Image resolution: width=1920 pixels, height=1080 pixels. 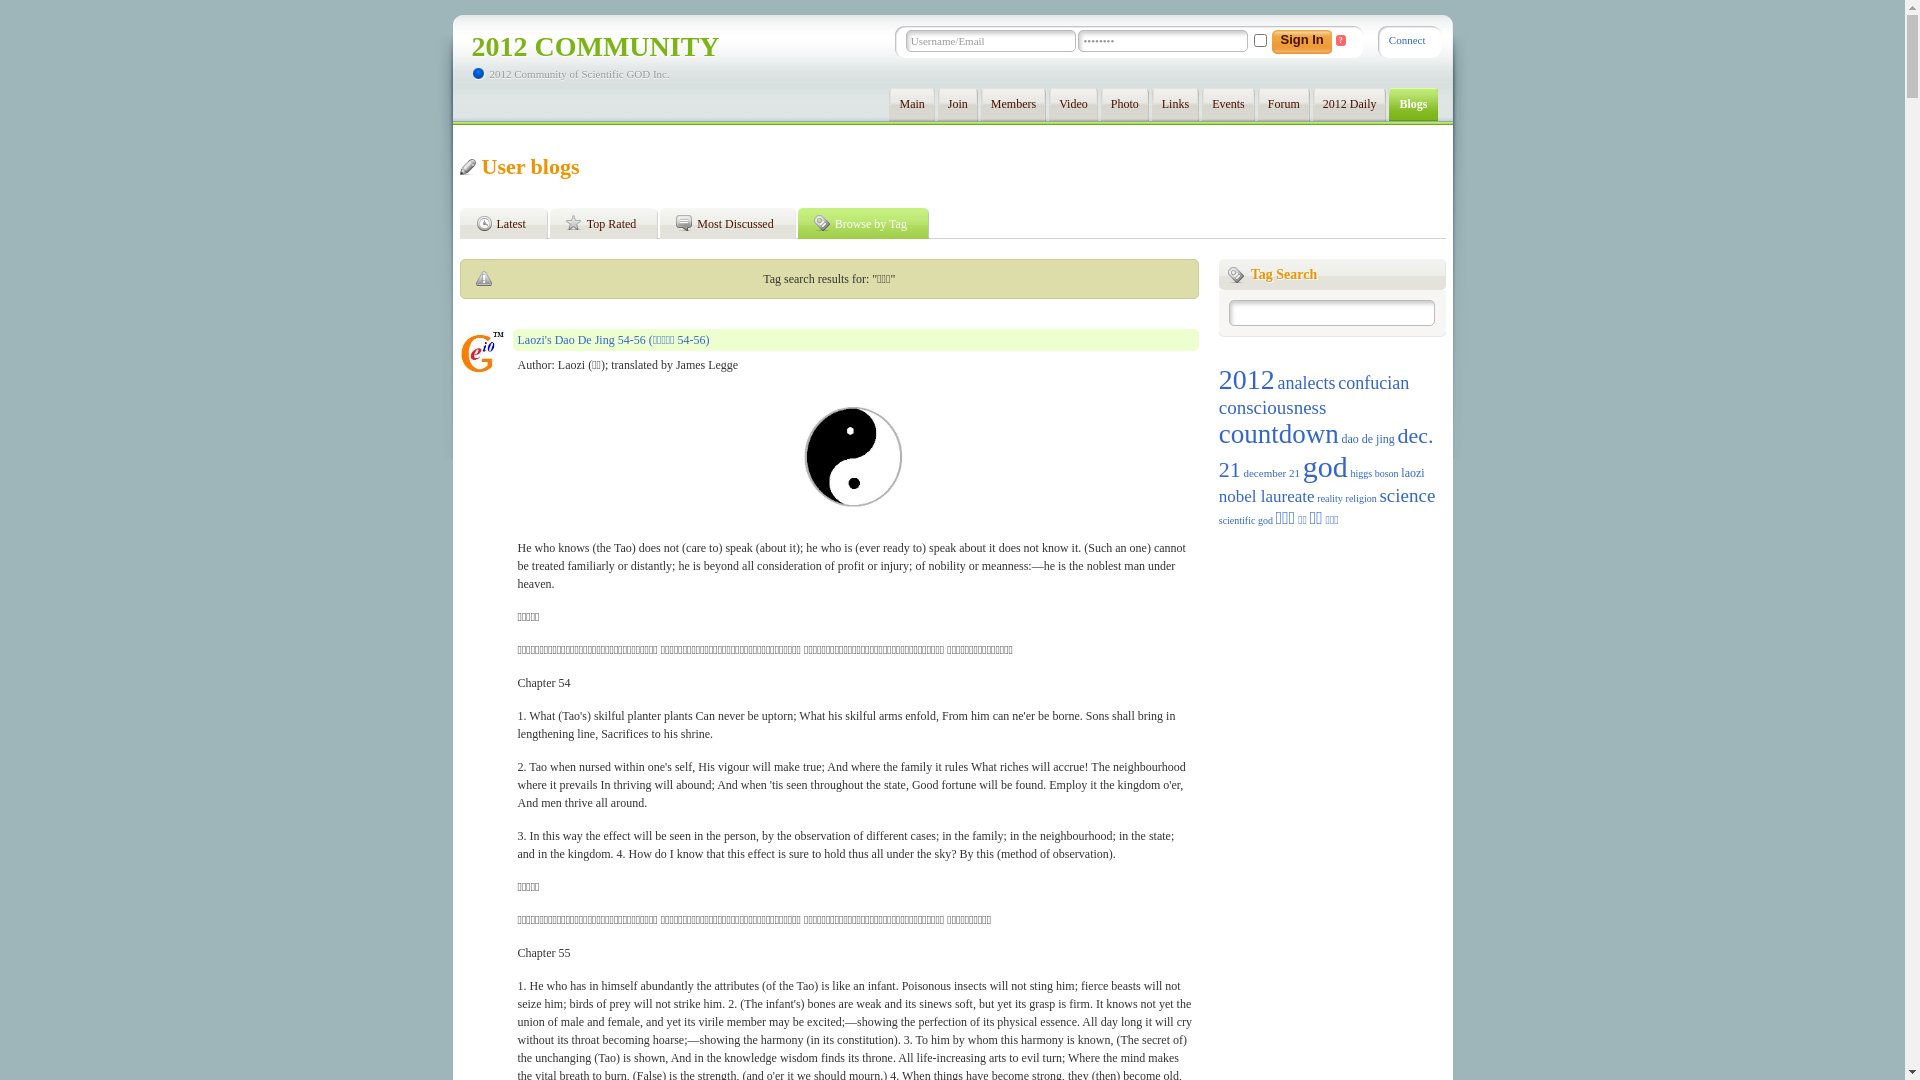 What do you see at coordinates (1326, 452) in the screenshot?
I see `'dec. 21'` at bounding box center [1326, 452].